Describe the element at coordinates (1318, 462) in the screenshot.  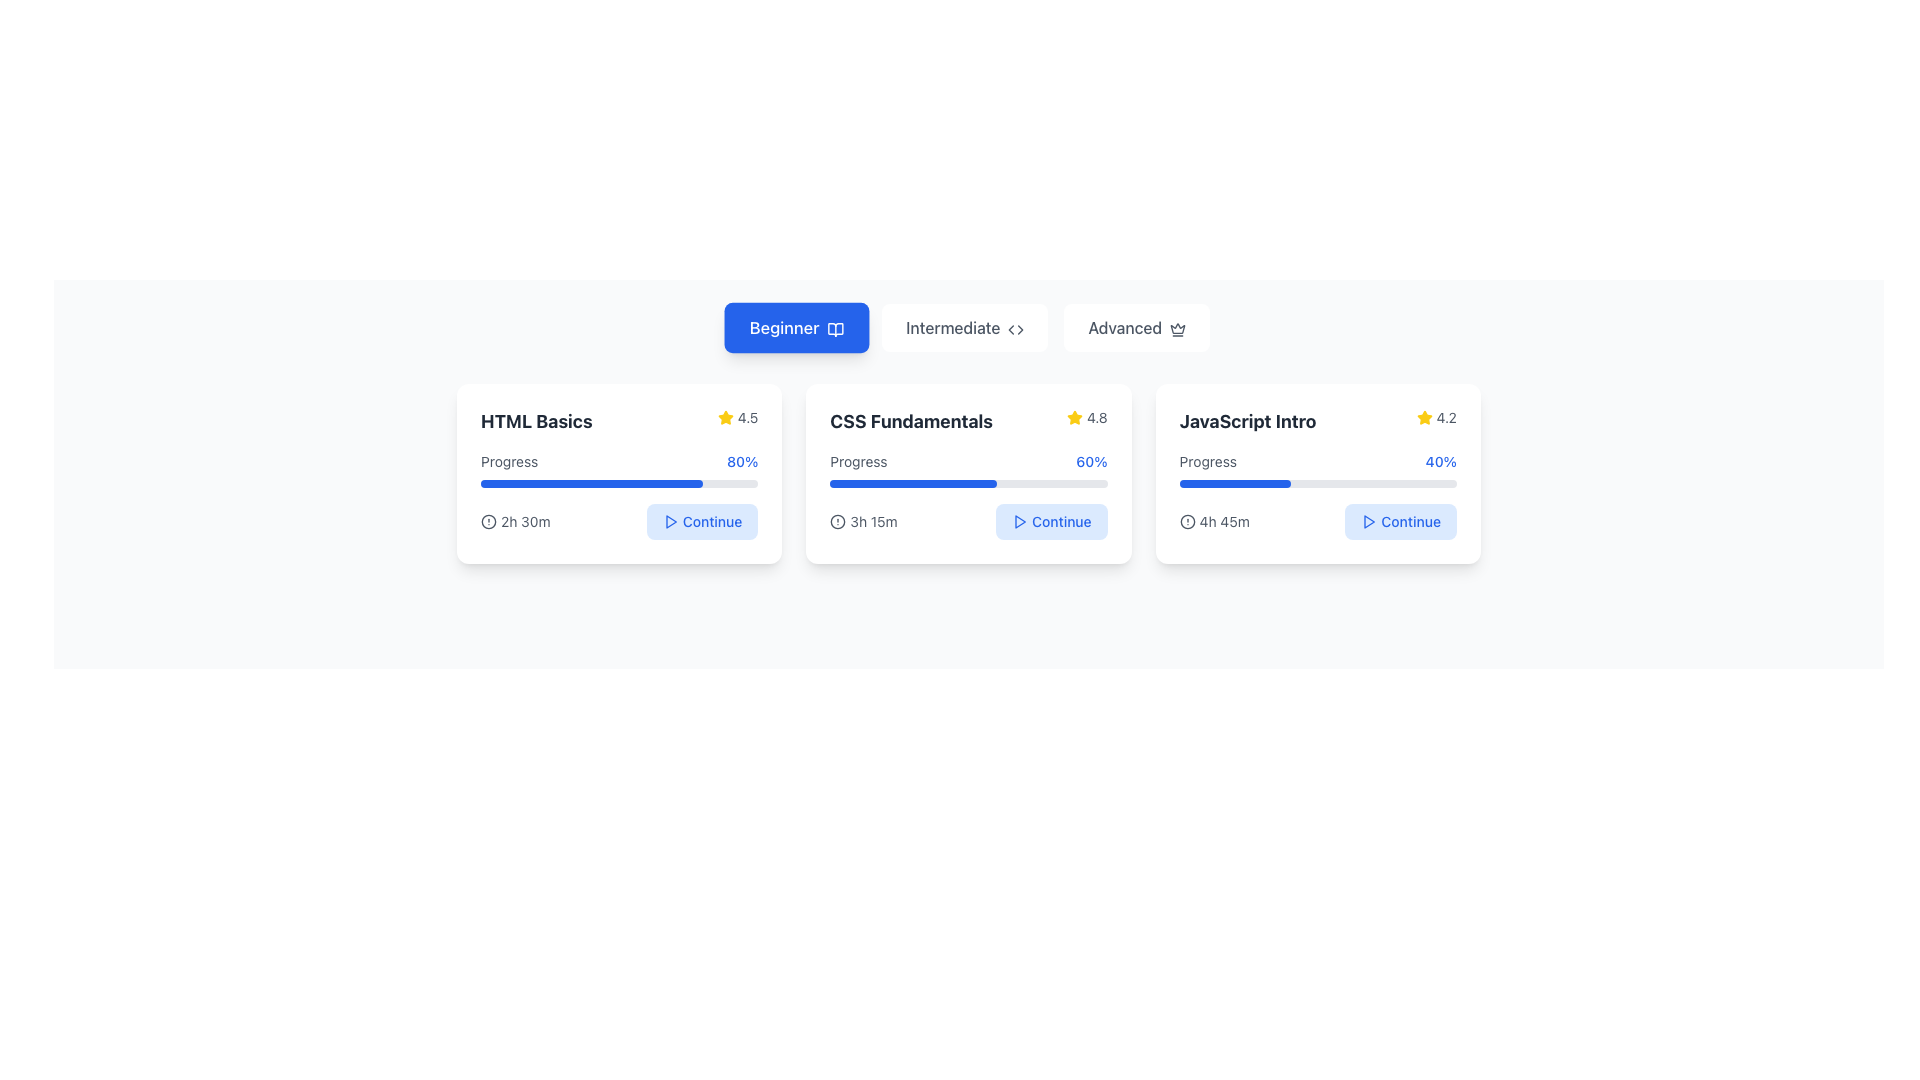
I see `the text display element showing 'Progress' and '40%' for accessibility purposes` at that location.